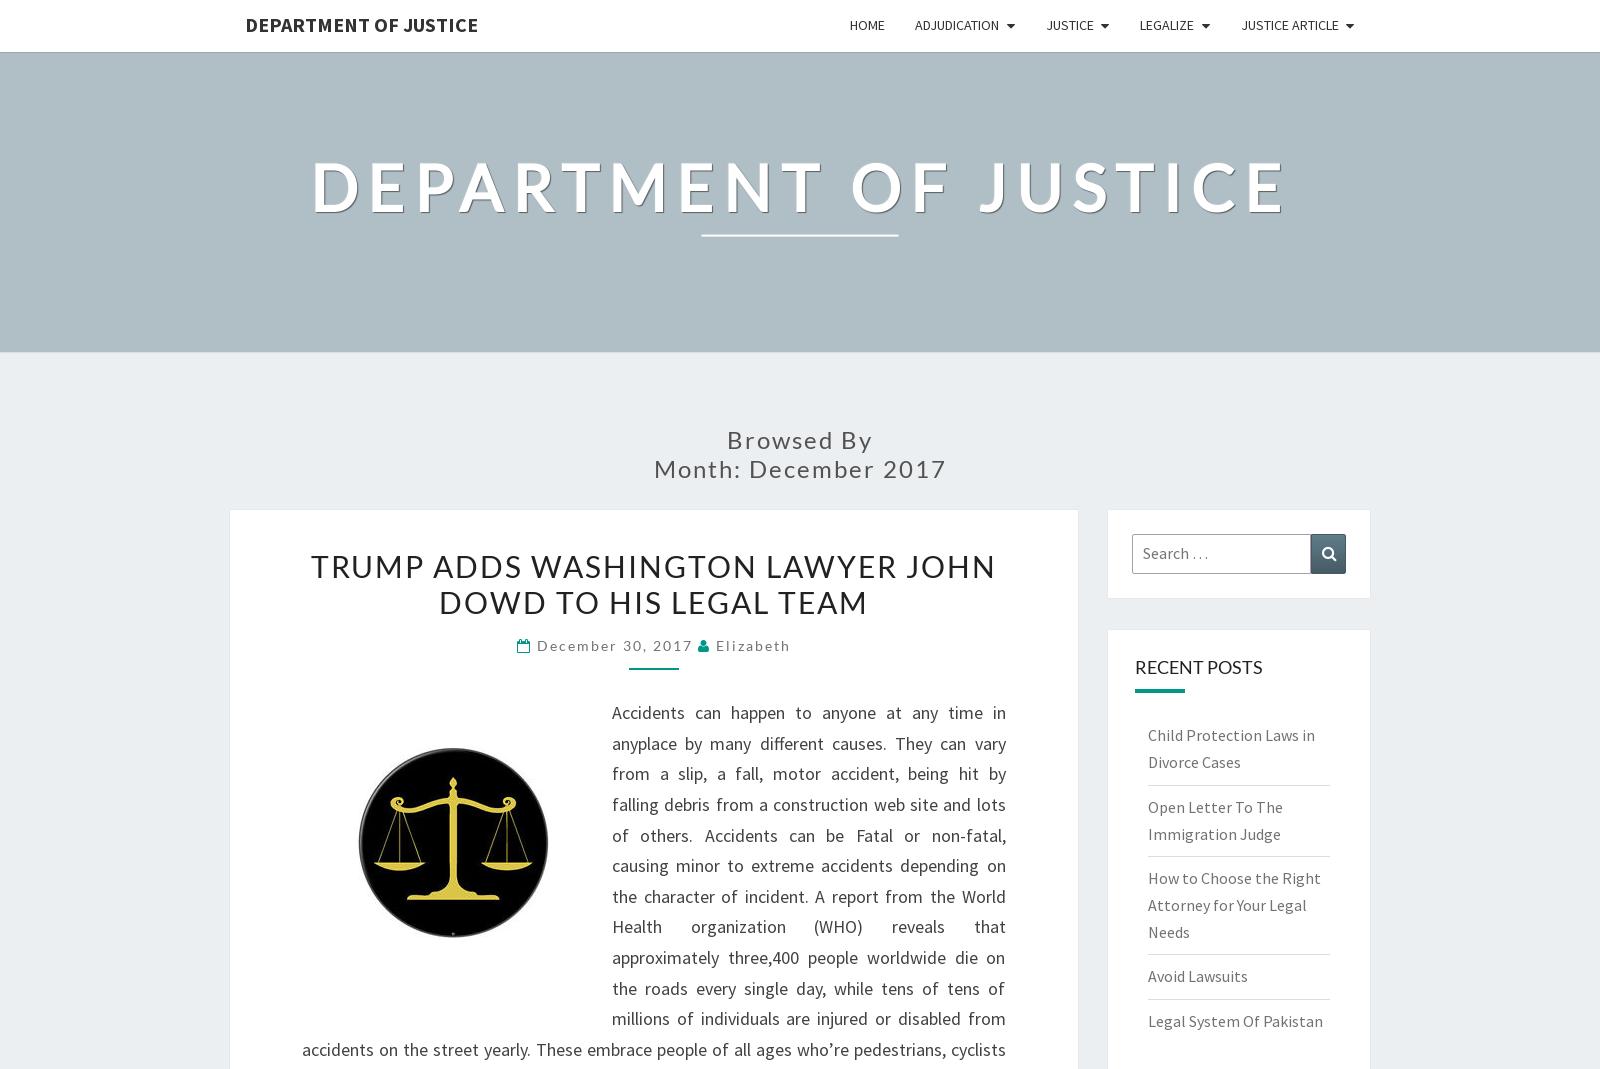 The width and height of the screenshot is (1600, 1069). What do you see at coordinates (700, 466) in the screenshot?
I see `'Month:'` at bounding box center [700, 466].